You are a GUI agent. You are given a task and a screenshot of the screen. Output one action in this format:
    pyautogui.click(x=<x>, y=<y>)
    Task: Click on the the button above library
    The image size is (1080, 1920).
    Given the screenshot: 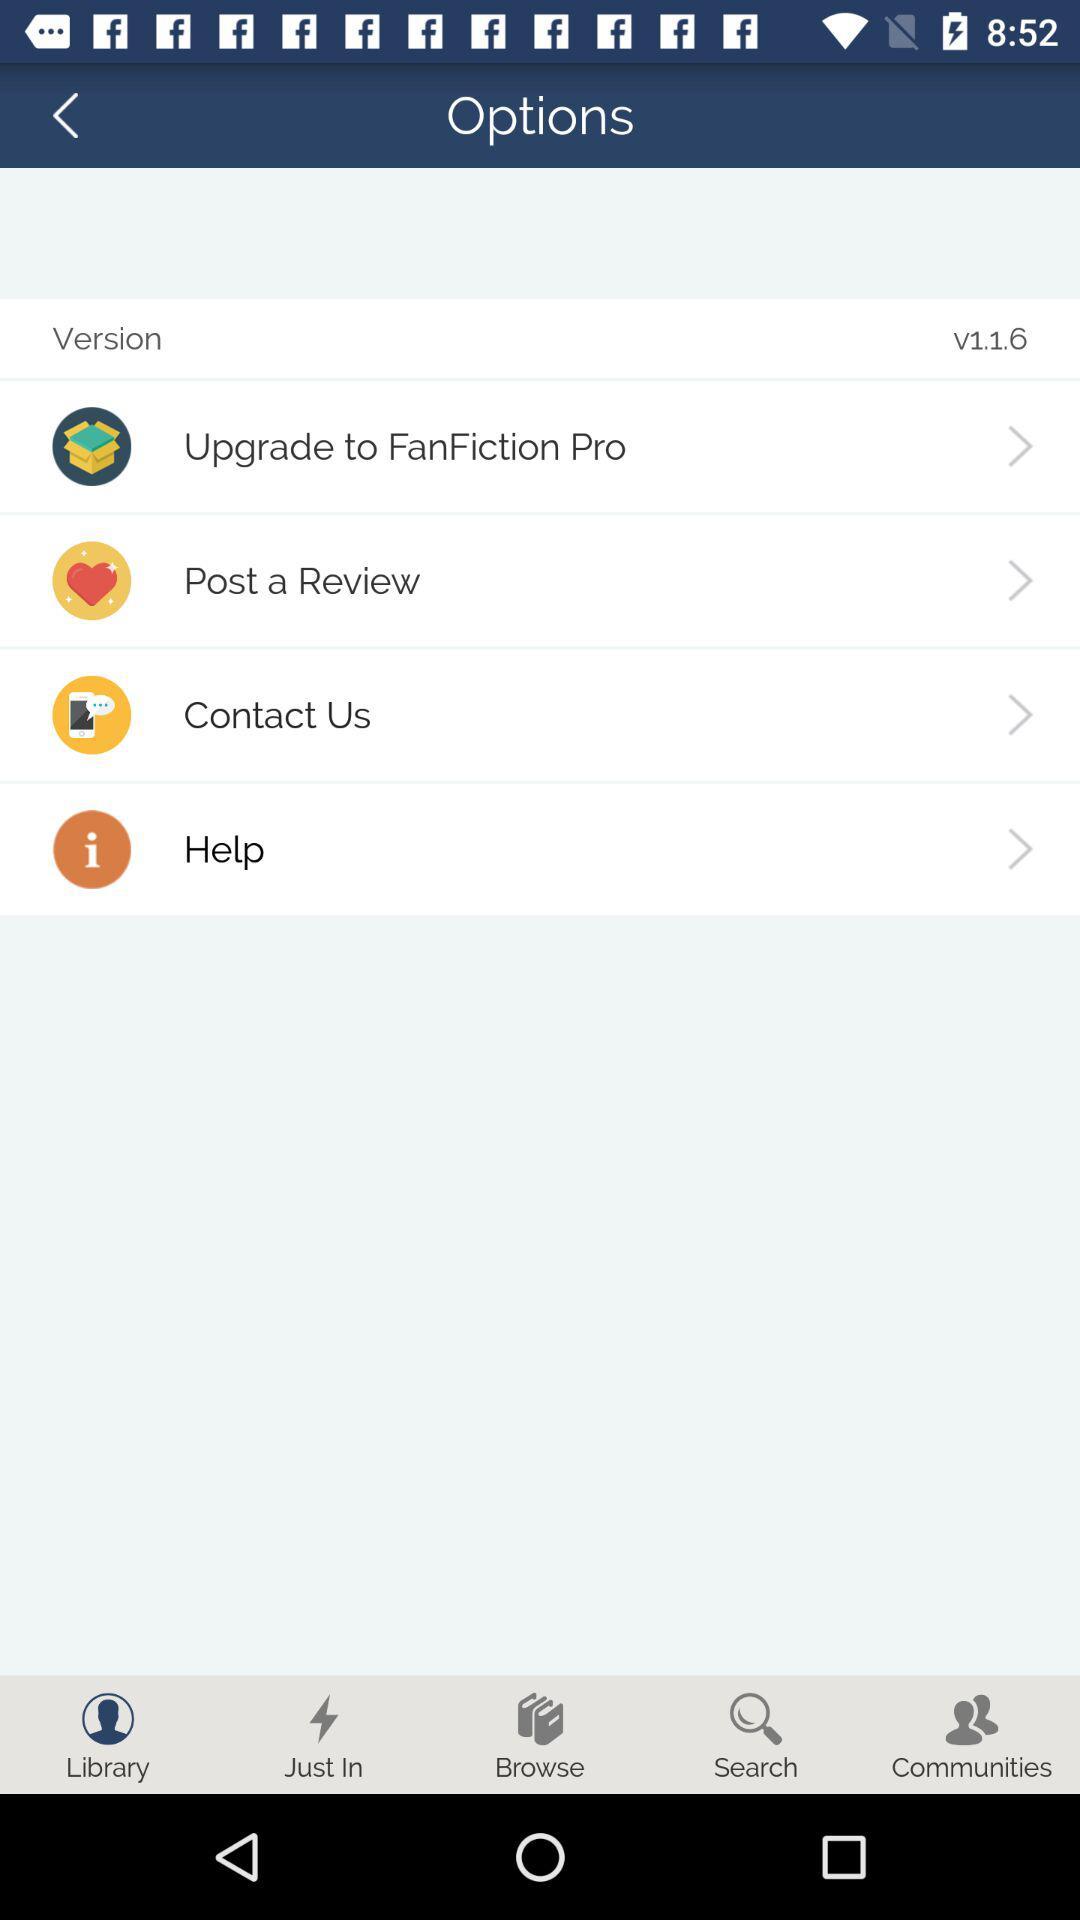 What is the action you would take?
    pyautogui.click(x=108, y=1717)
    